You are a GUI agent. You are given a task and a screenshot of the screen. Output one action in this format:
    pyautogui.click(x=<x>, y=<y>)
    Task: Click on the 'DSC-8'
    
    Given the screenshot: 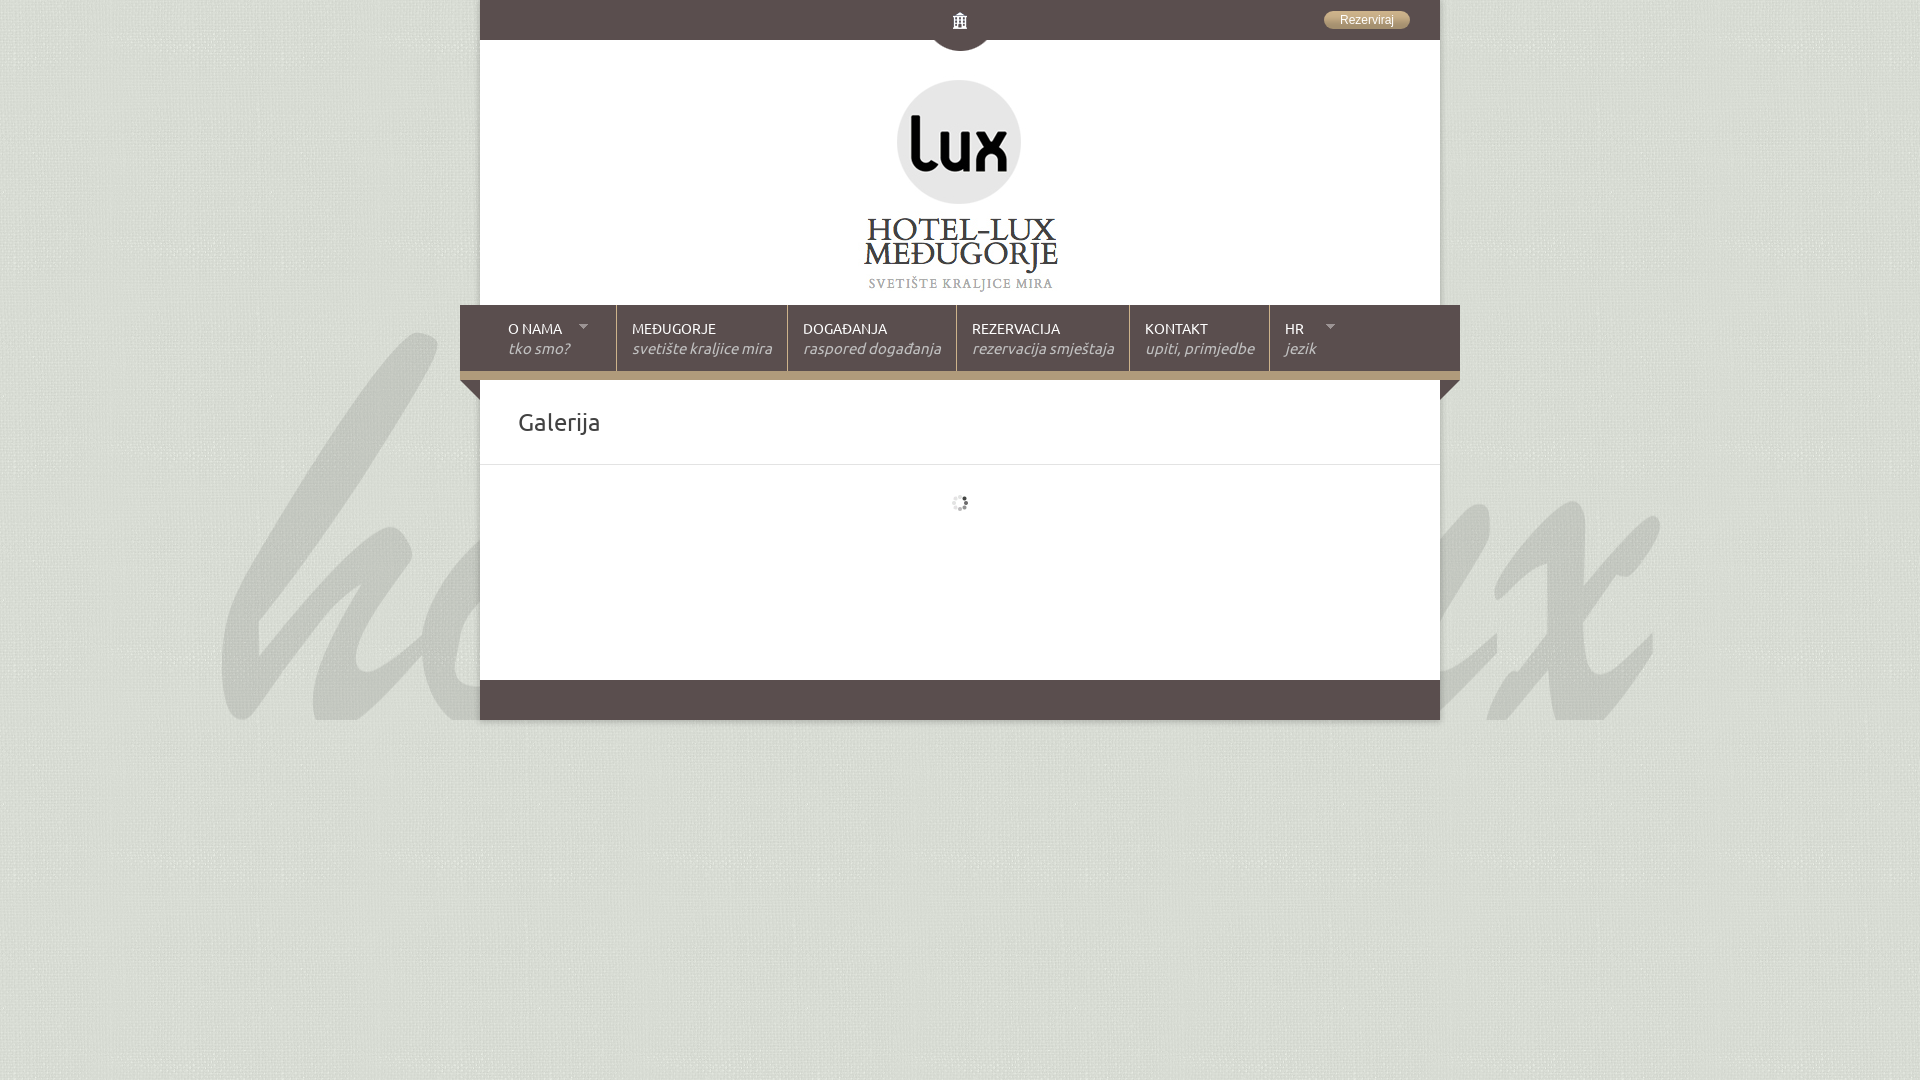 What is the action you would take?
    pyautogui.click(x=999, y=495)
    